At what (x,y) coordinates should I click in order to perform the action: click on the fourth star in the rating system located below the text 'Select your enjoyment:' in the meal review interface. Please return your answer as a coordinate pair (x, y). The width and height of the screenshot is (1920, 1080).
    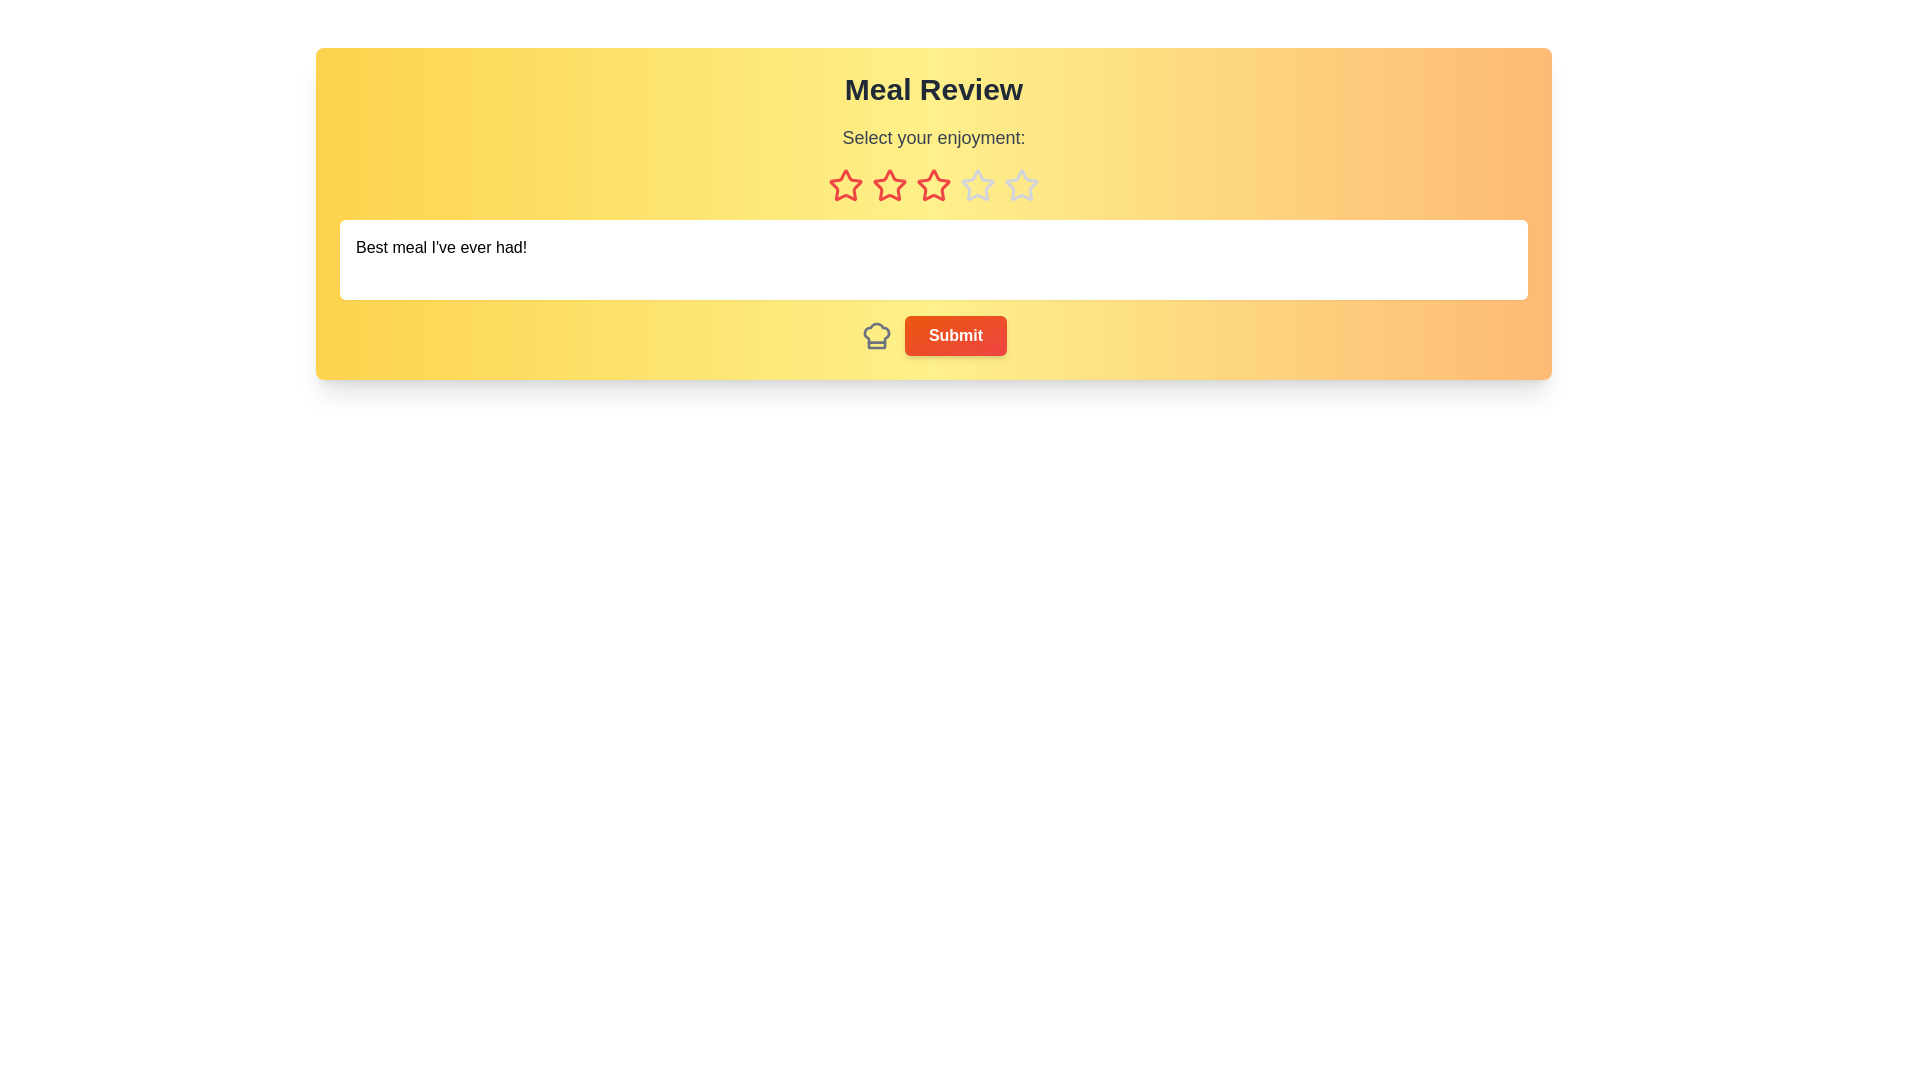
    Looking at the image, I should click on (978, 185).